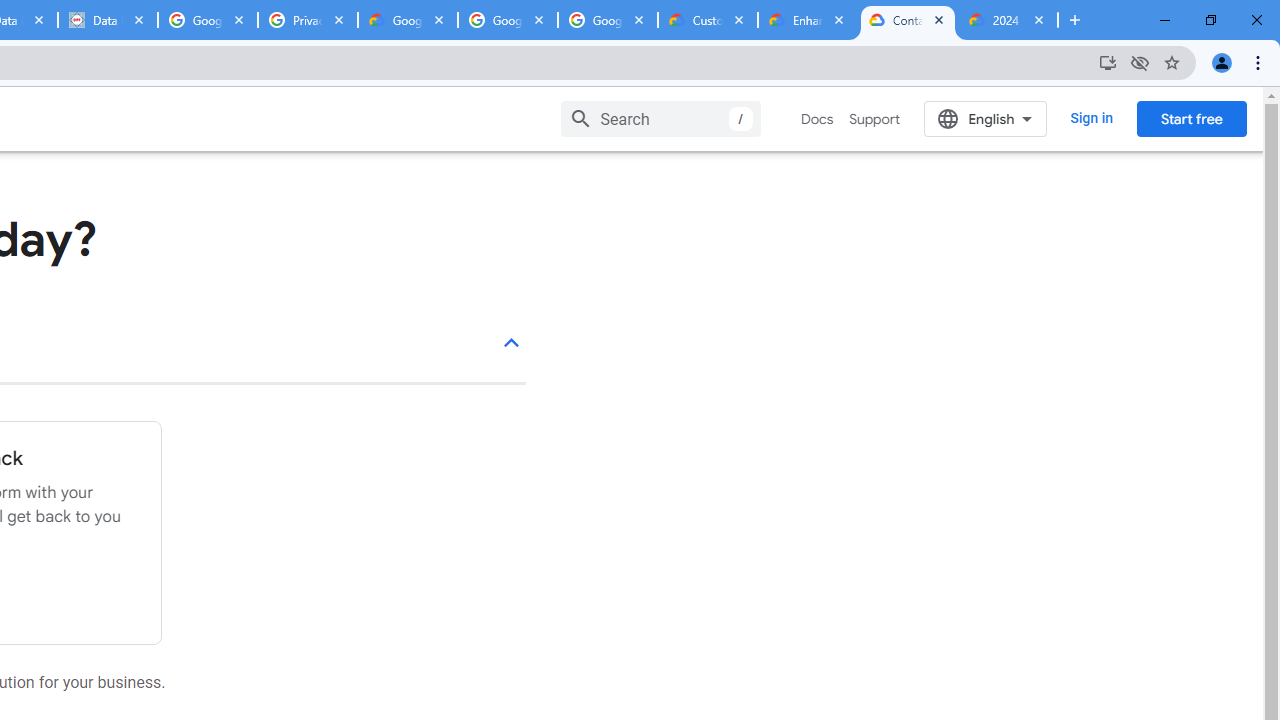 This screenshot has height=720, width=1280. Describe the element at coordinates (1259, 61) in the screenshot. I see `'Chrome'` at that location.